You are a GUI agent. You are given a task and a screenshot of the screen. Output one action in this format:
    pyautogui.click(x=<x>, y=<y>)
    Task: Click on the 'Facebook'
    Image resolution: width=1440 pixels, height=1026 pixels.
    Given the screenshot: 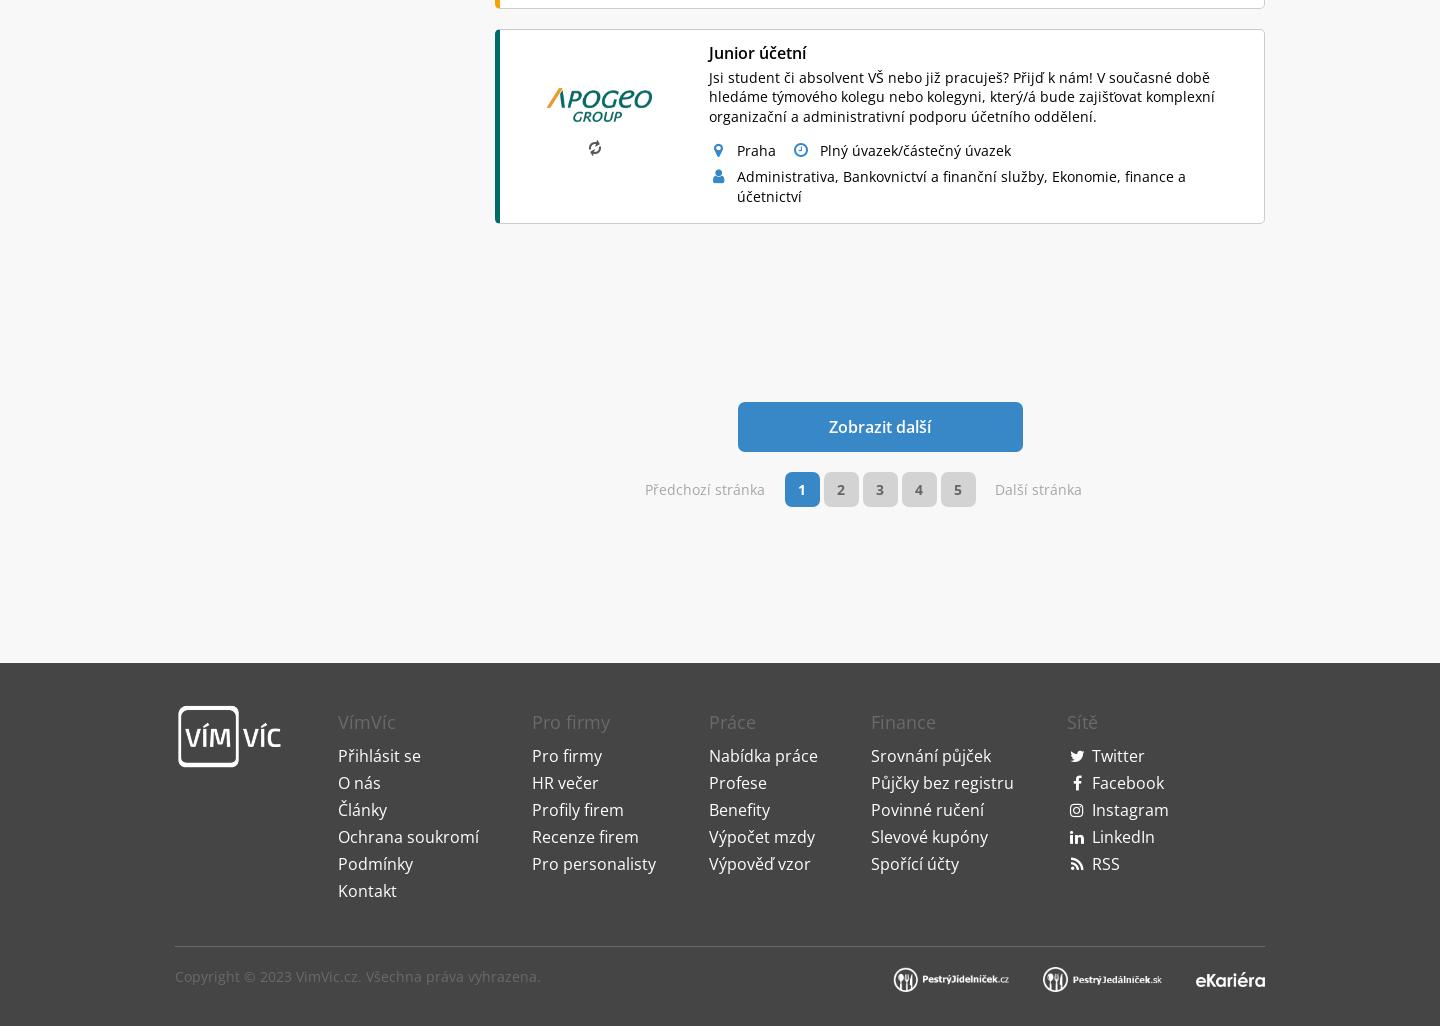 What is the action you would take?
    pyautogui.click(x=1125, y=551)
    